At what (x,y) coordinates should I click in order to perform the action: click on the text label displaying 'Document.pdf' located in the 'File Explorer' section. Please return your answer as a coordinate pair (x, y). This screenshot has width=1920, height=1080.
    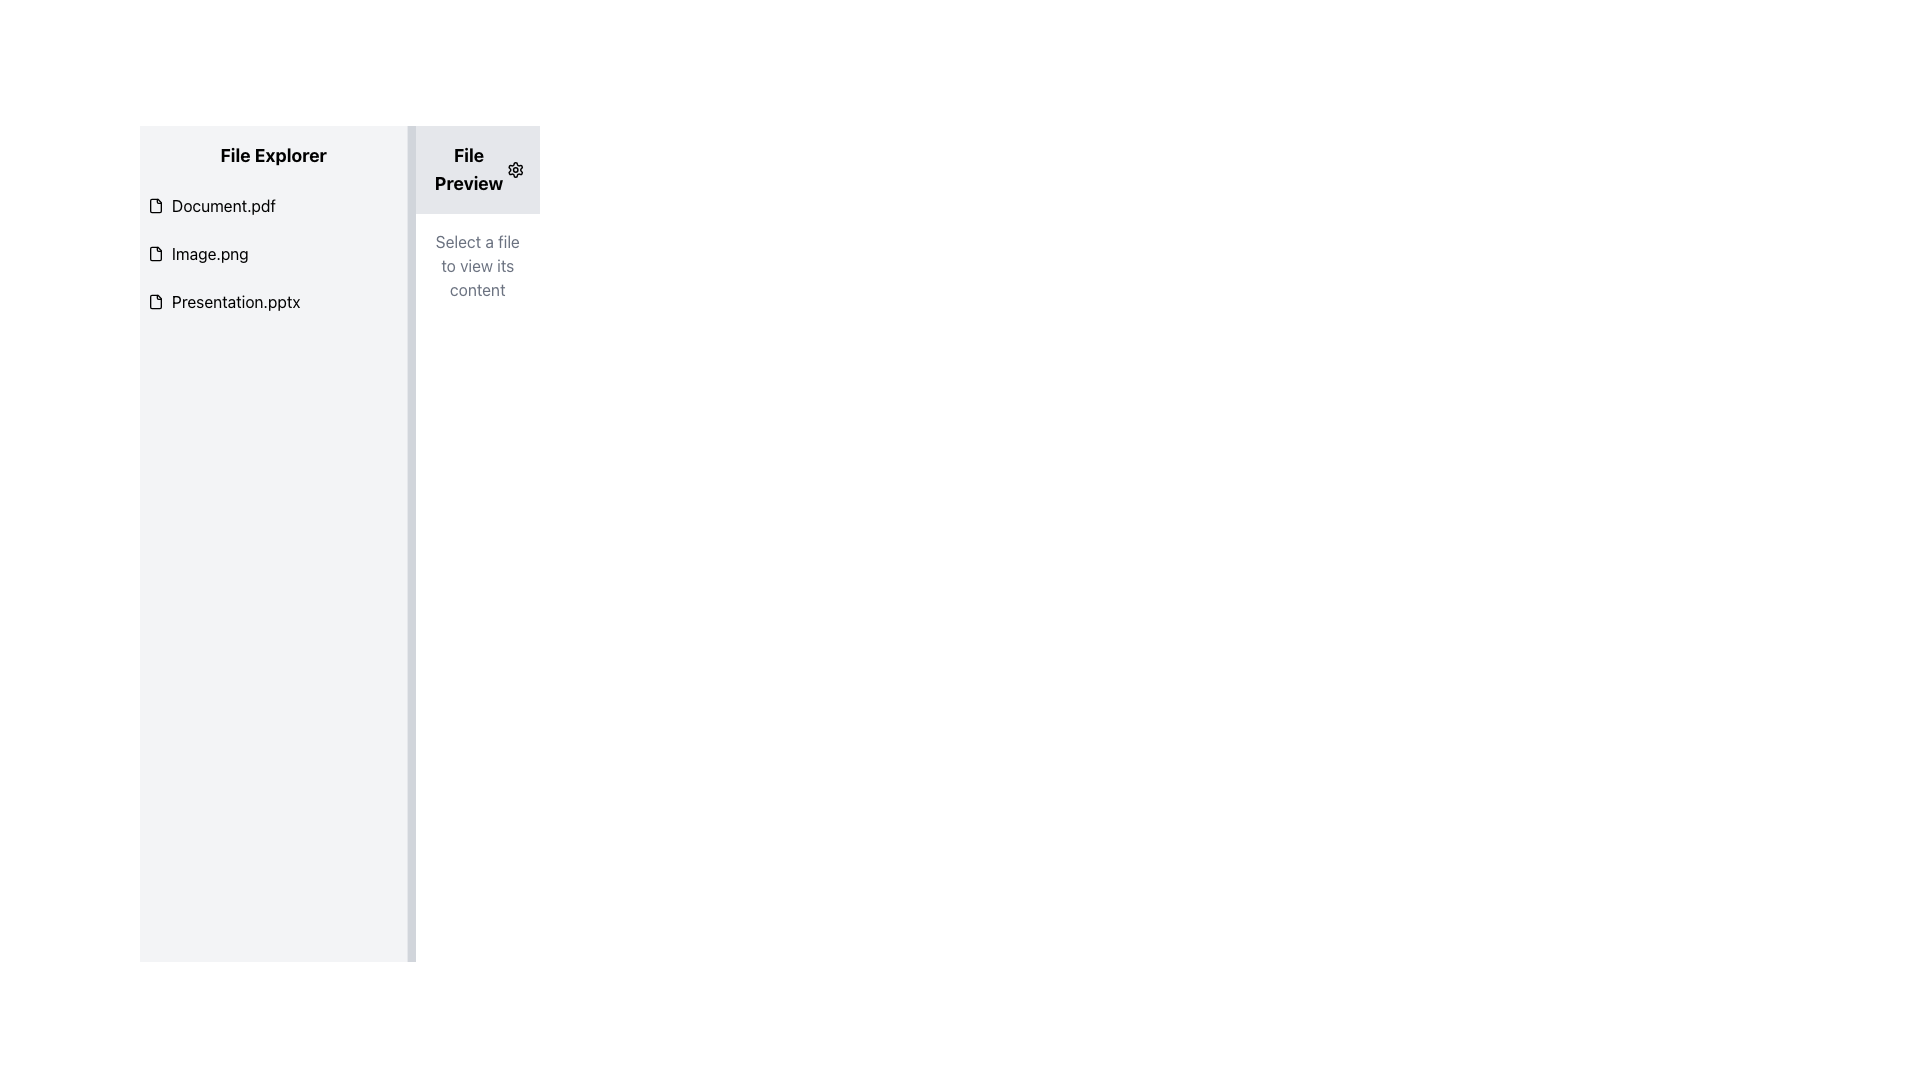
    Looking at the image, I should click on (224, 205).